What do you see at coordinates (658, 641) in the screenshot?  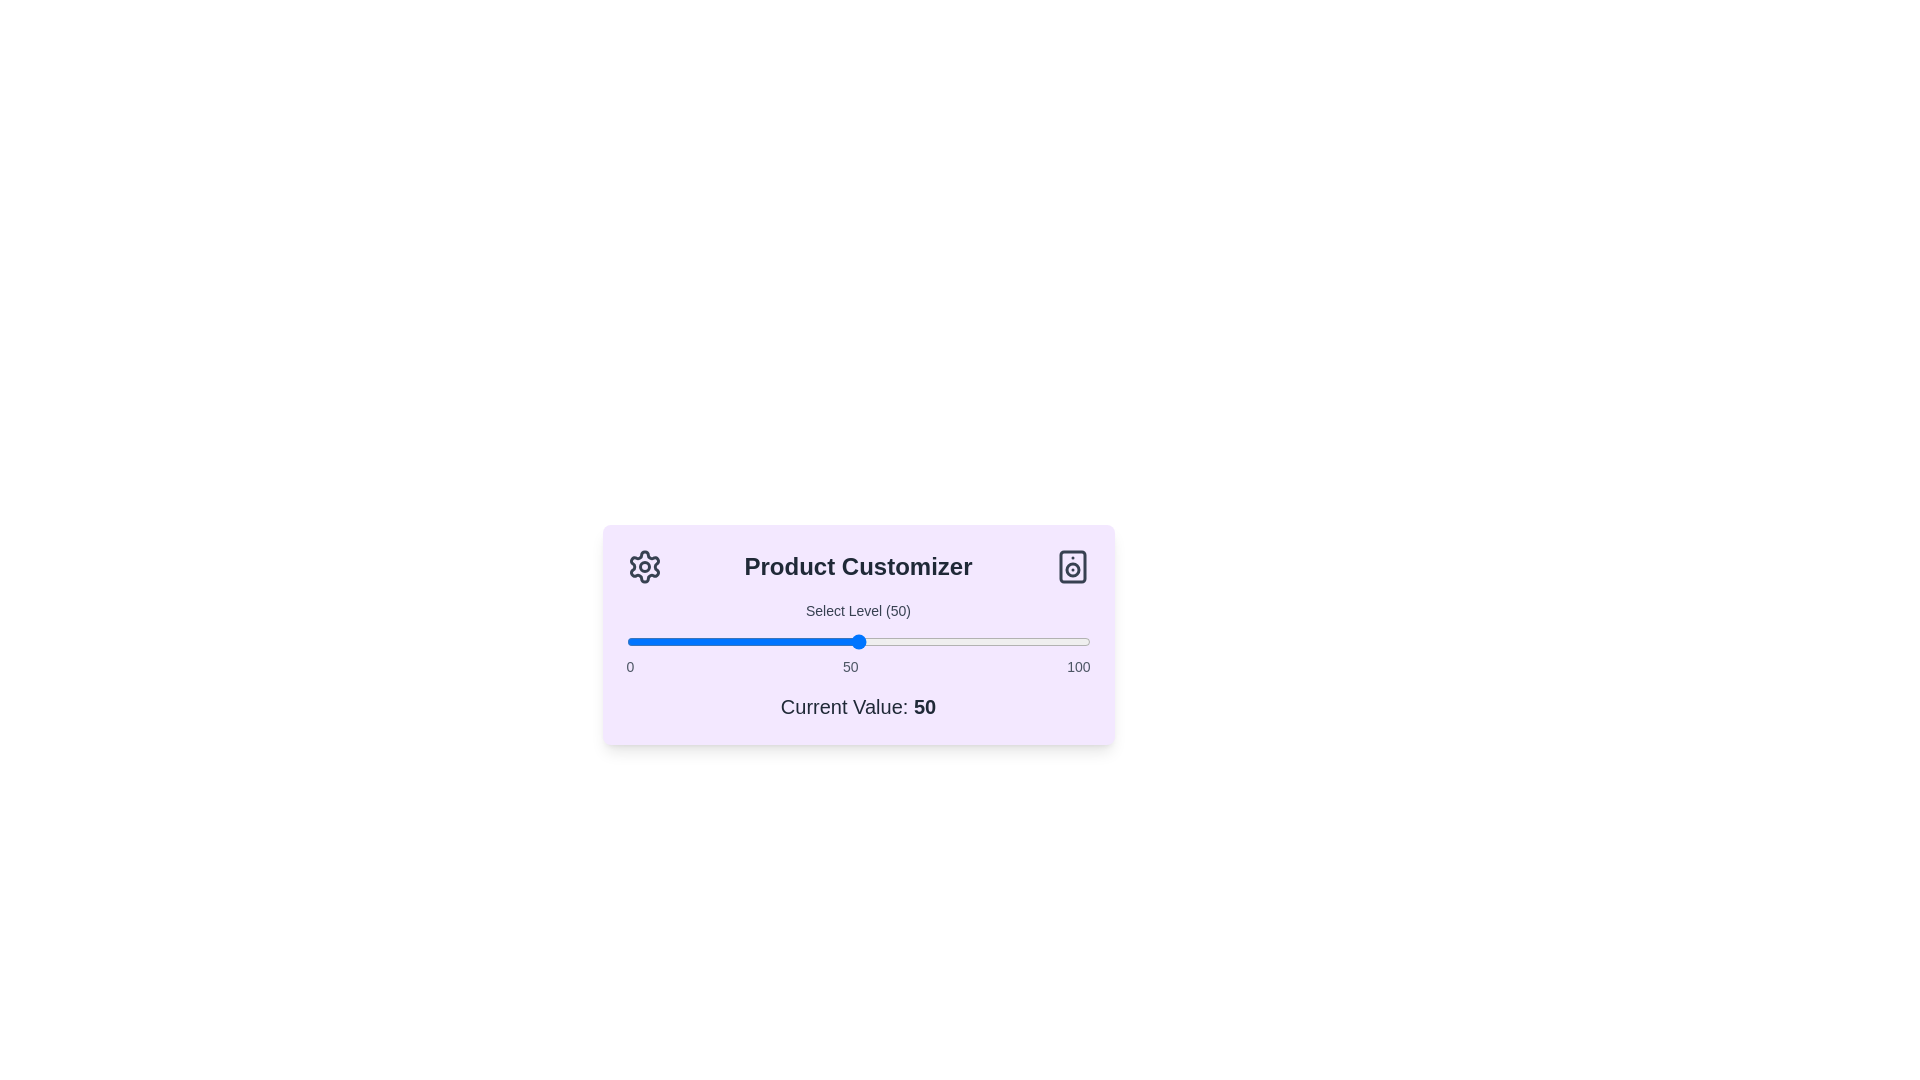 I see `the slider to set the customization level to 7` at bounding box center [658, 641].